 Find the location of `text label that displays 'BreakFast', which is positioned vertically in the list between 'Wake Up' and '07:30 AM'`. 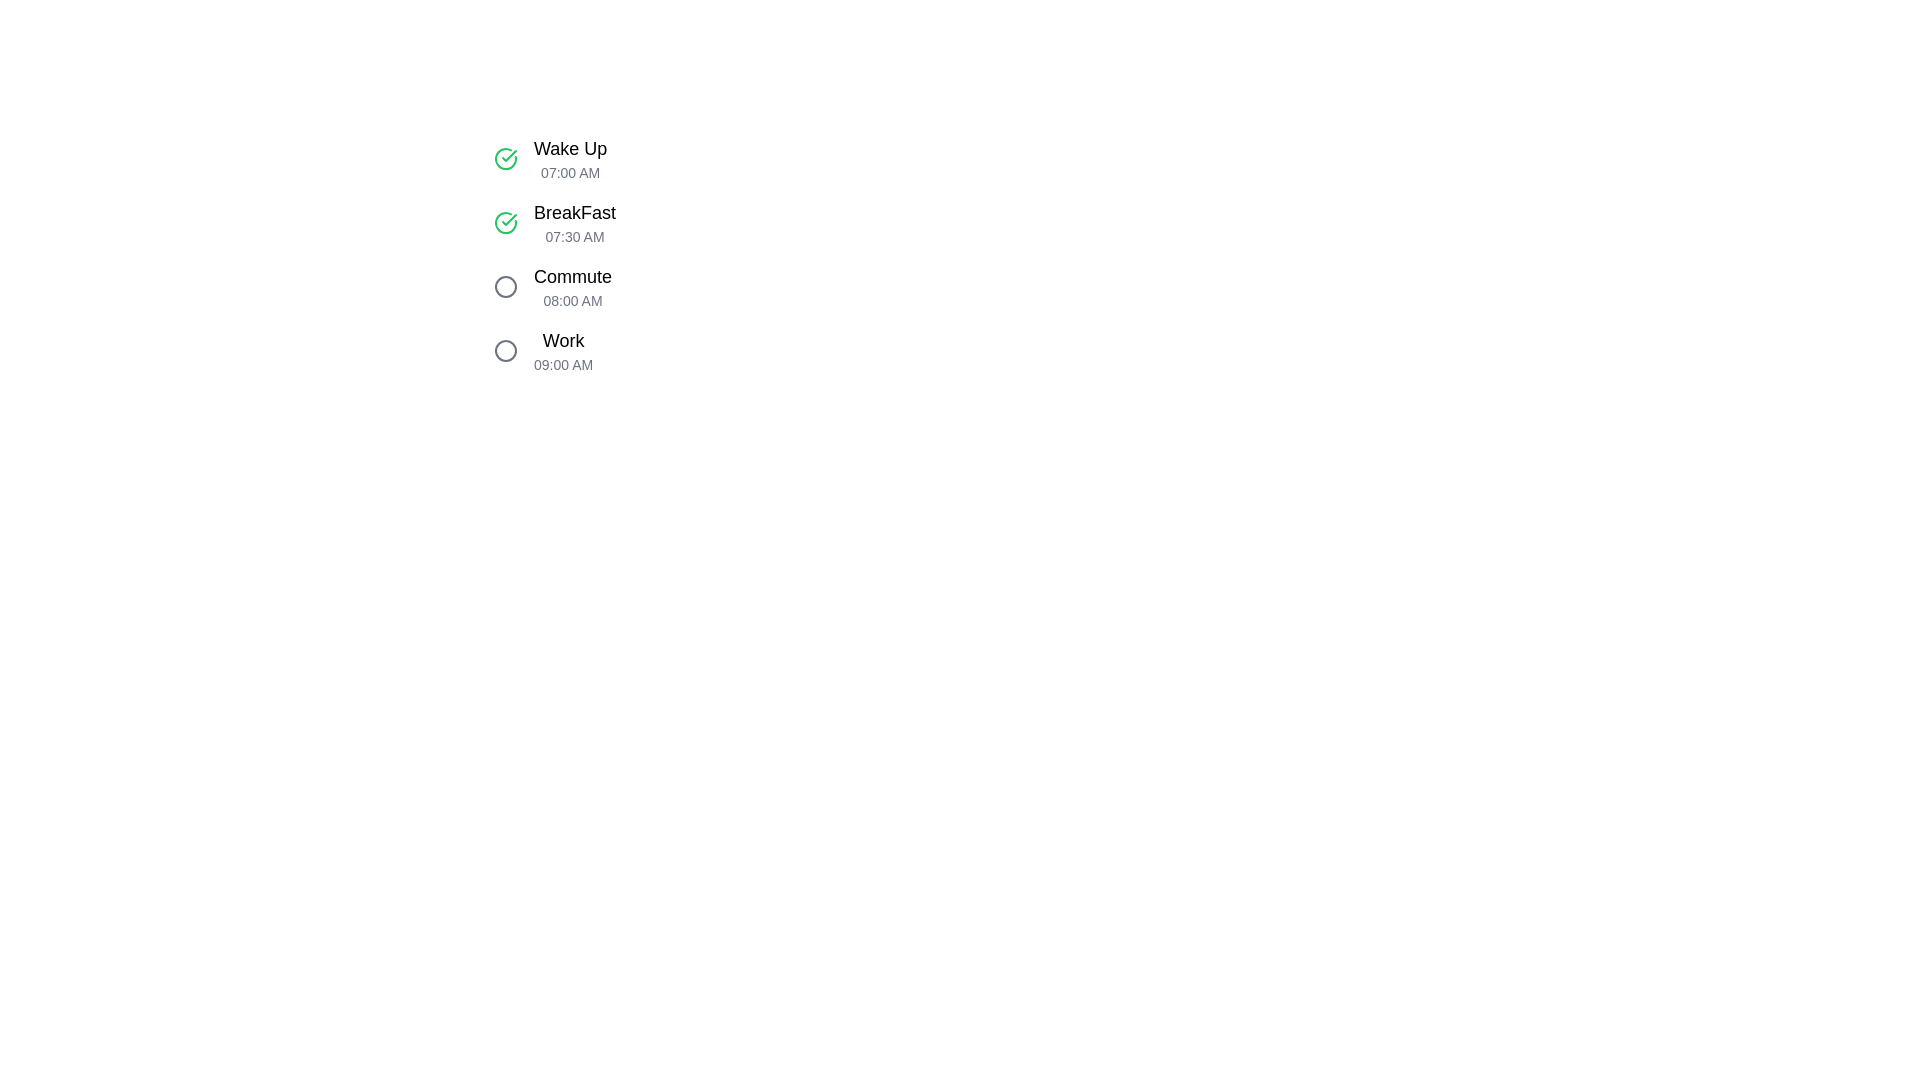

text label that displays 'BreakFast', which is positioned vertically in the list between 'Wake Up' and '07:30 AM' is located at coordinates (574, 212).